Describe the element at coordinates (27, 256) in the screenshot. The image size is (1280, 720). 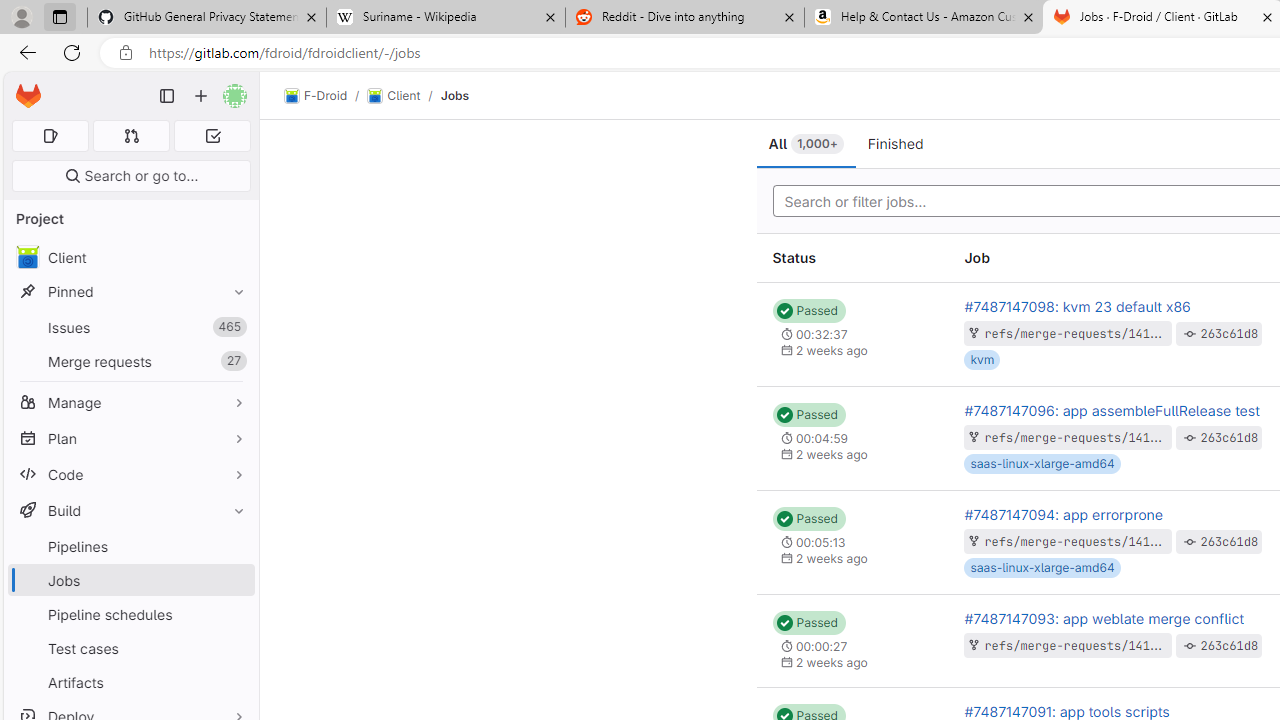
I see `'avatar'` at that location.